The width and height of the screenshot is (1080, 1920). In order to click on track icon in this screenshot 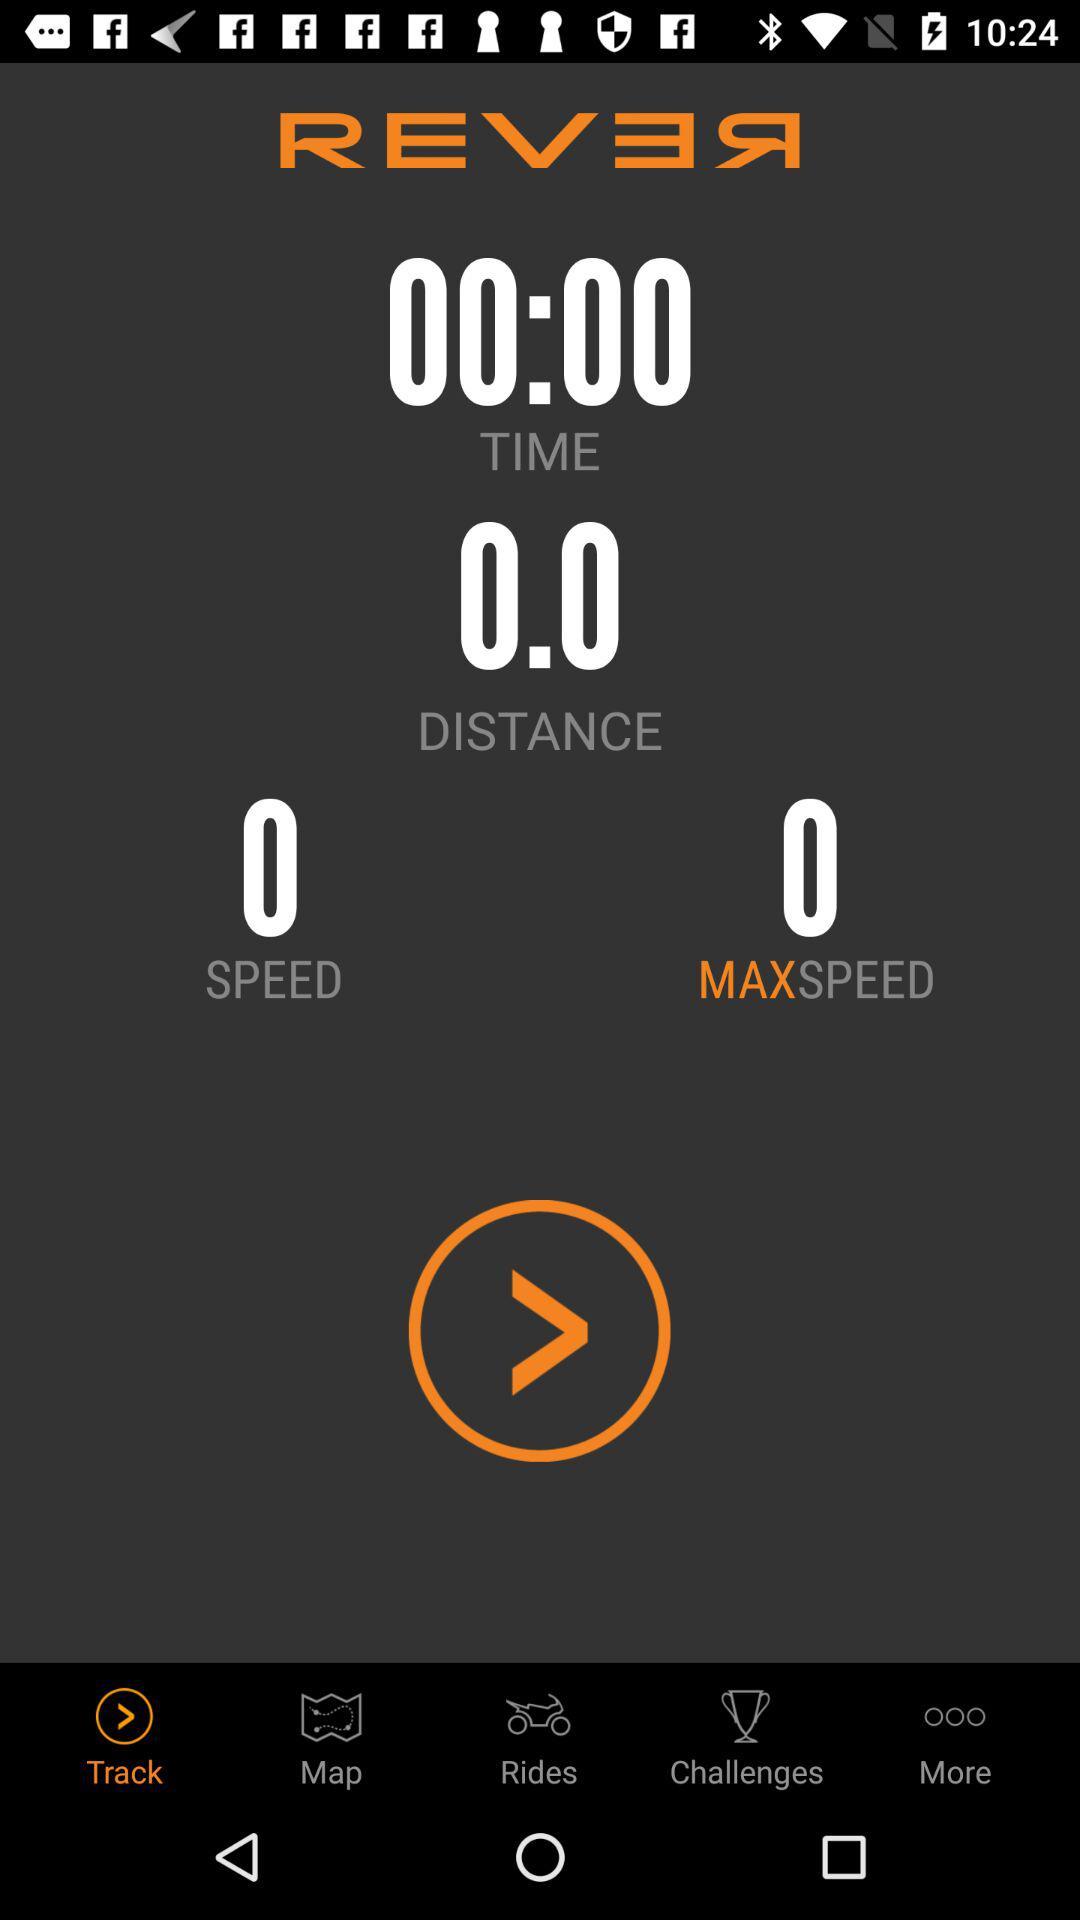, I will do `click(124, 1731)`.